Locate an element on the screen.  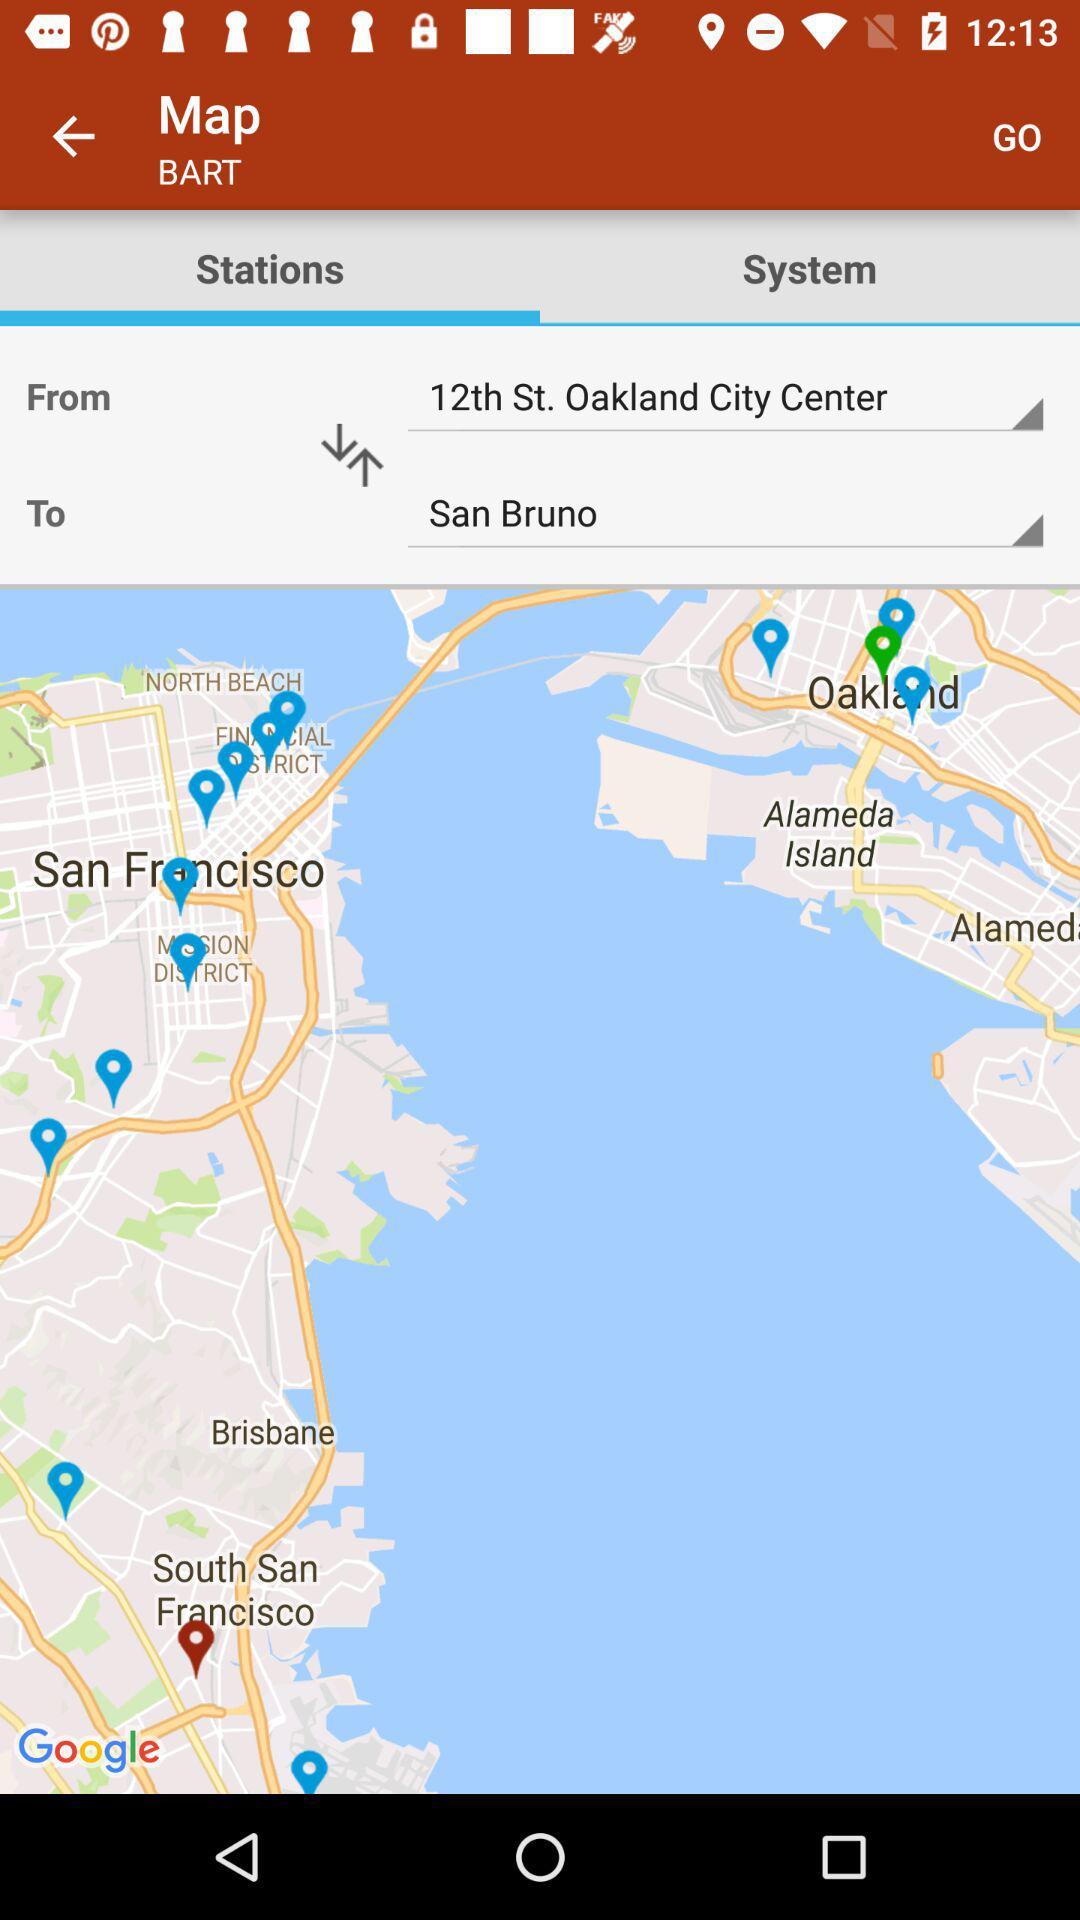
item to the left of map app is located at coordinates (72, 135).